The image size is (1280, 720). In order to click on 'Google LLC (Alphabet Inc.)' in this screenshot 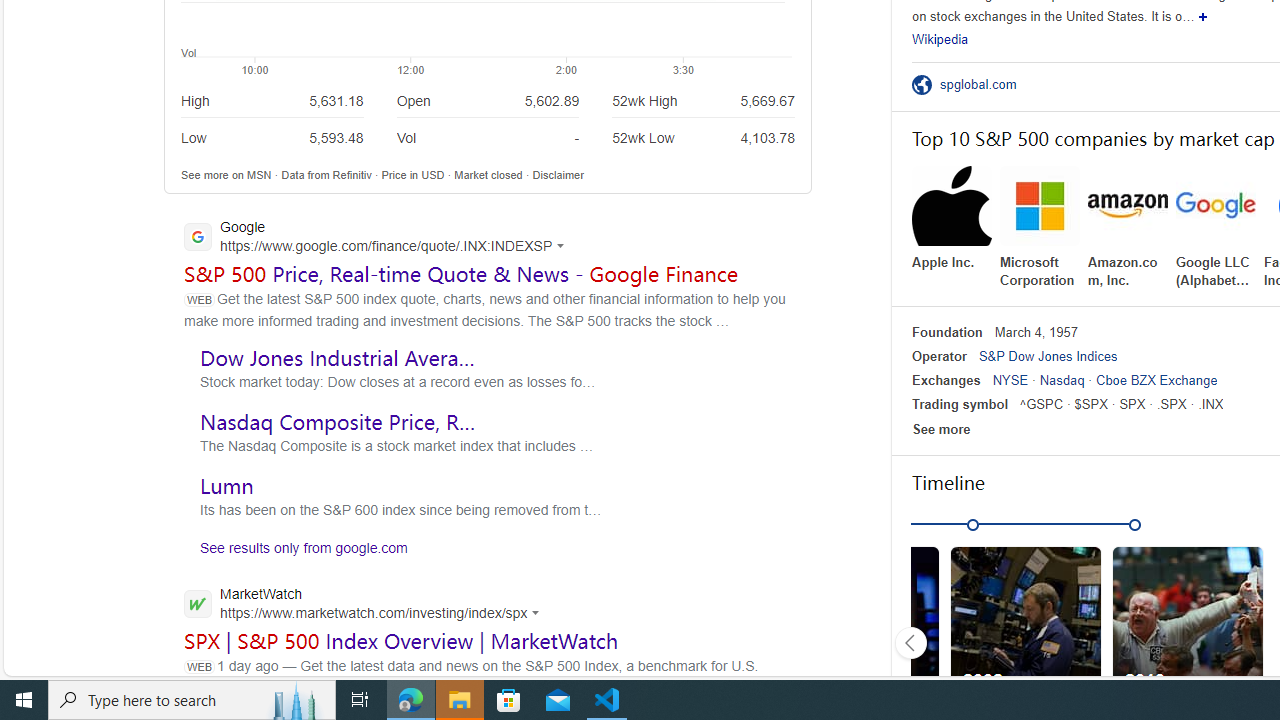, I will do `click(1215, 227)`.